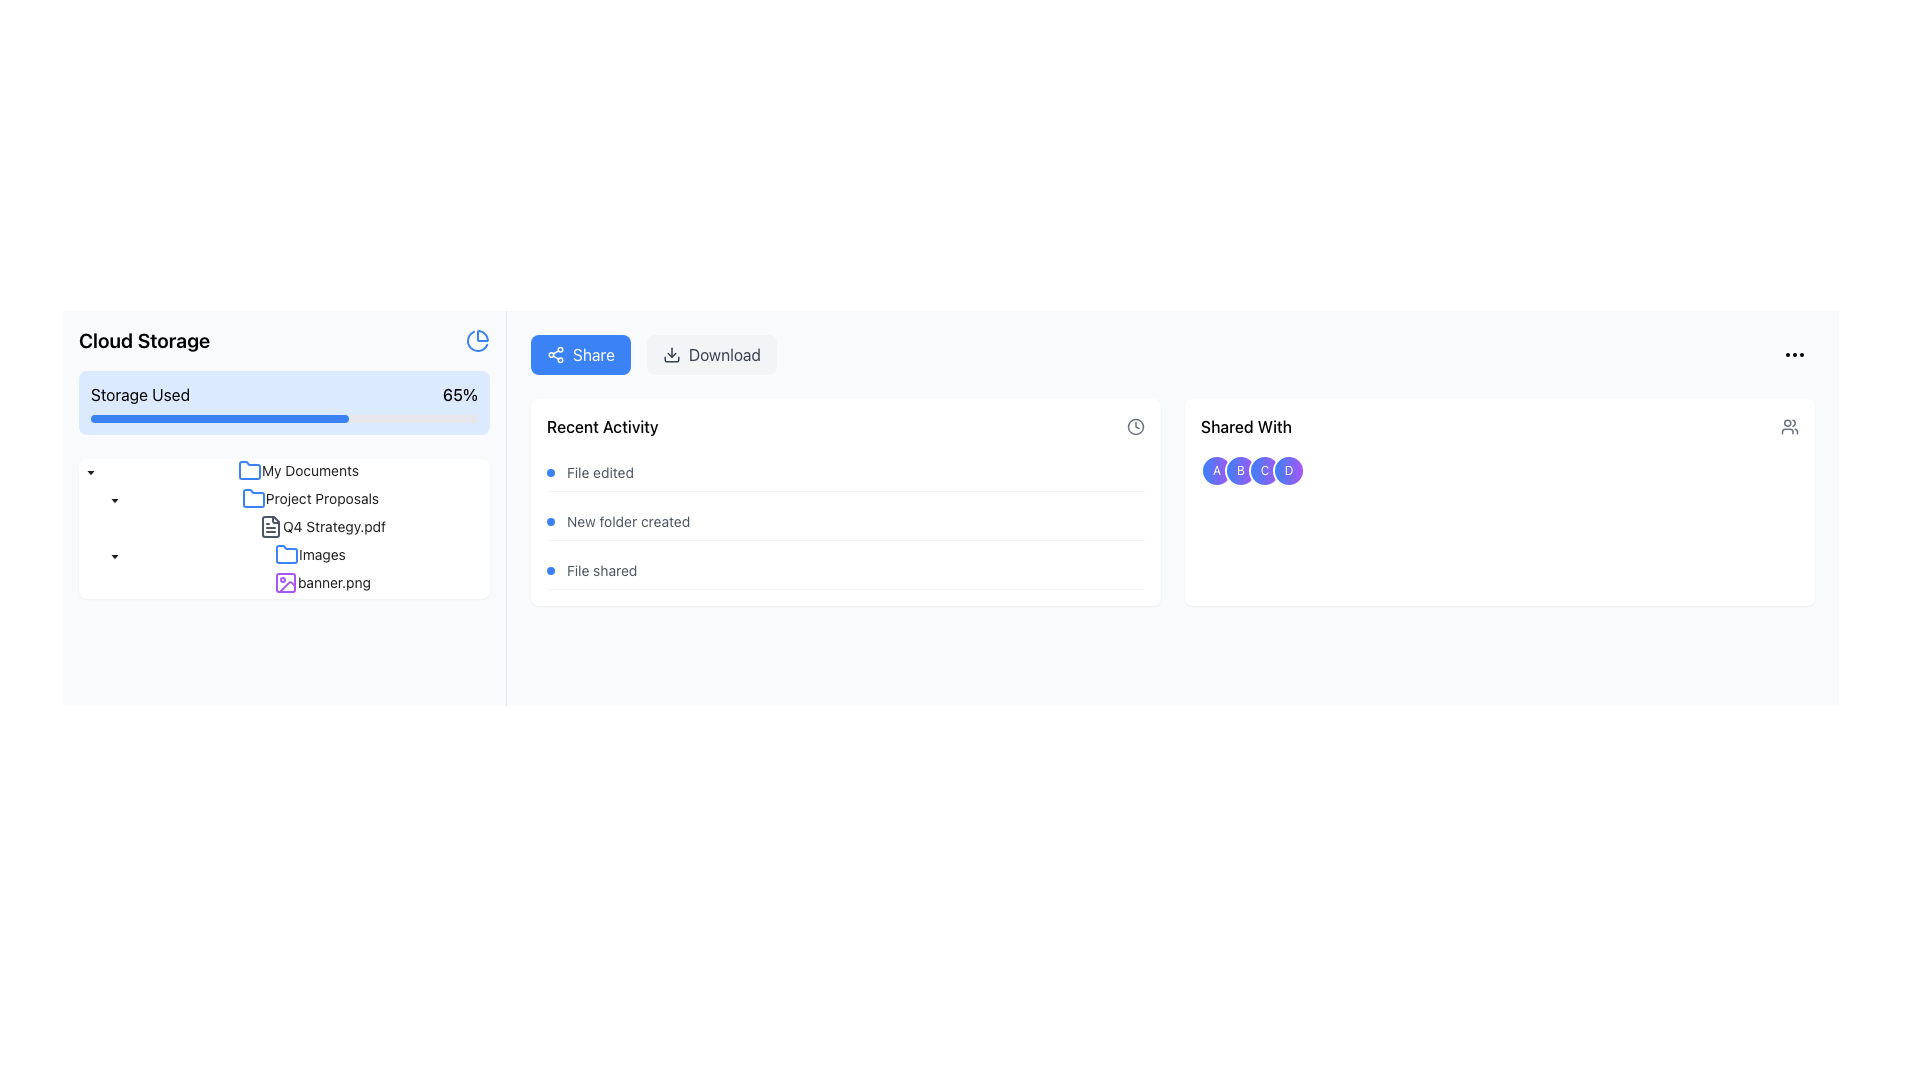  Describe the element at coordinates (1216, 470) in the screenshot. I see `the user represented` at that location.